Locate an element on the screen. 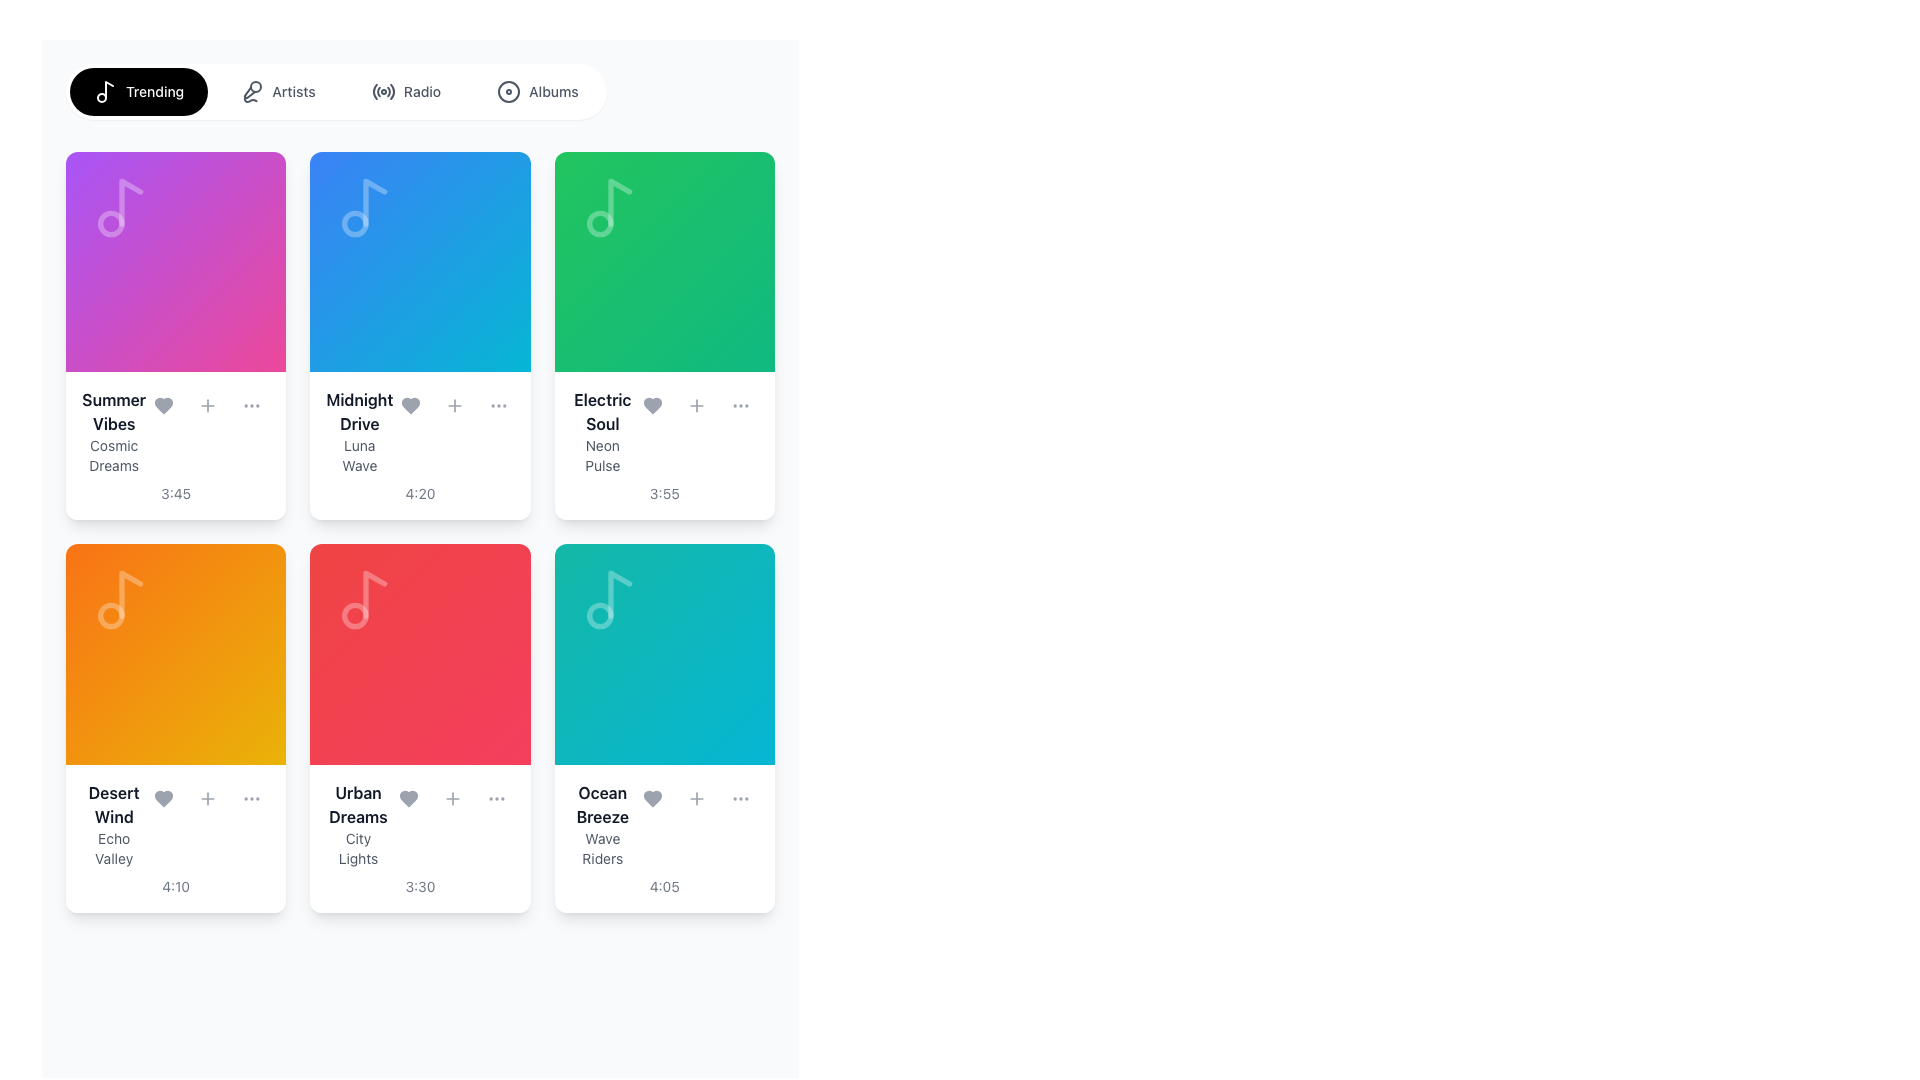 The image size is (1920, 1080). Text Label displaying the duration of the music track located in the 'Ocean Breeze' card, which is positioned at the bottom of the card in the third column of the second row is located at coordinates (664, 885).